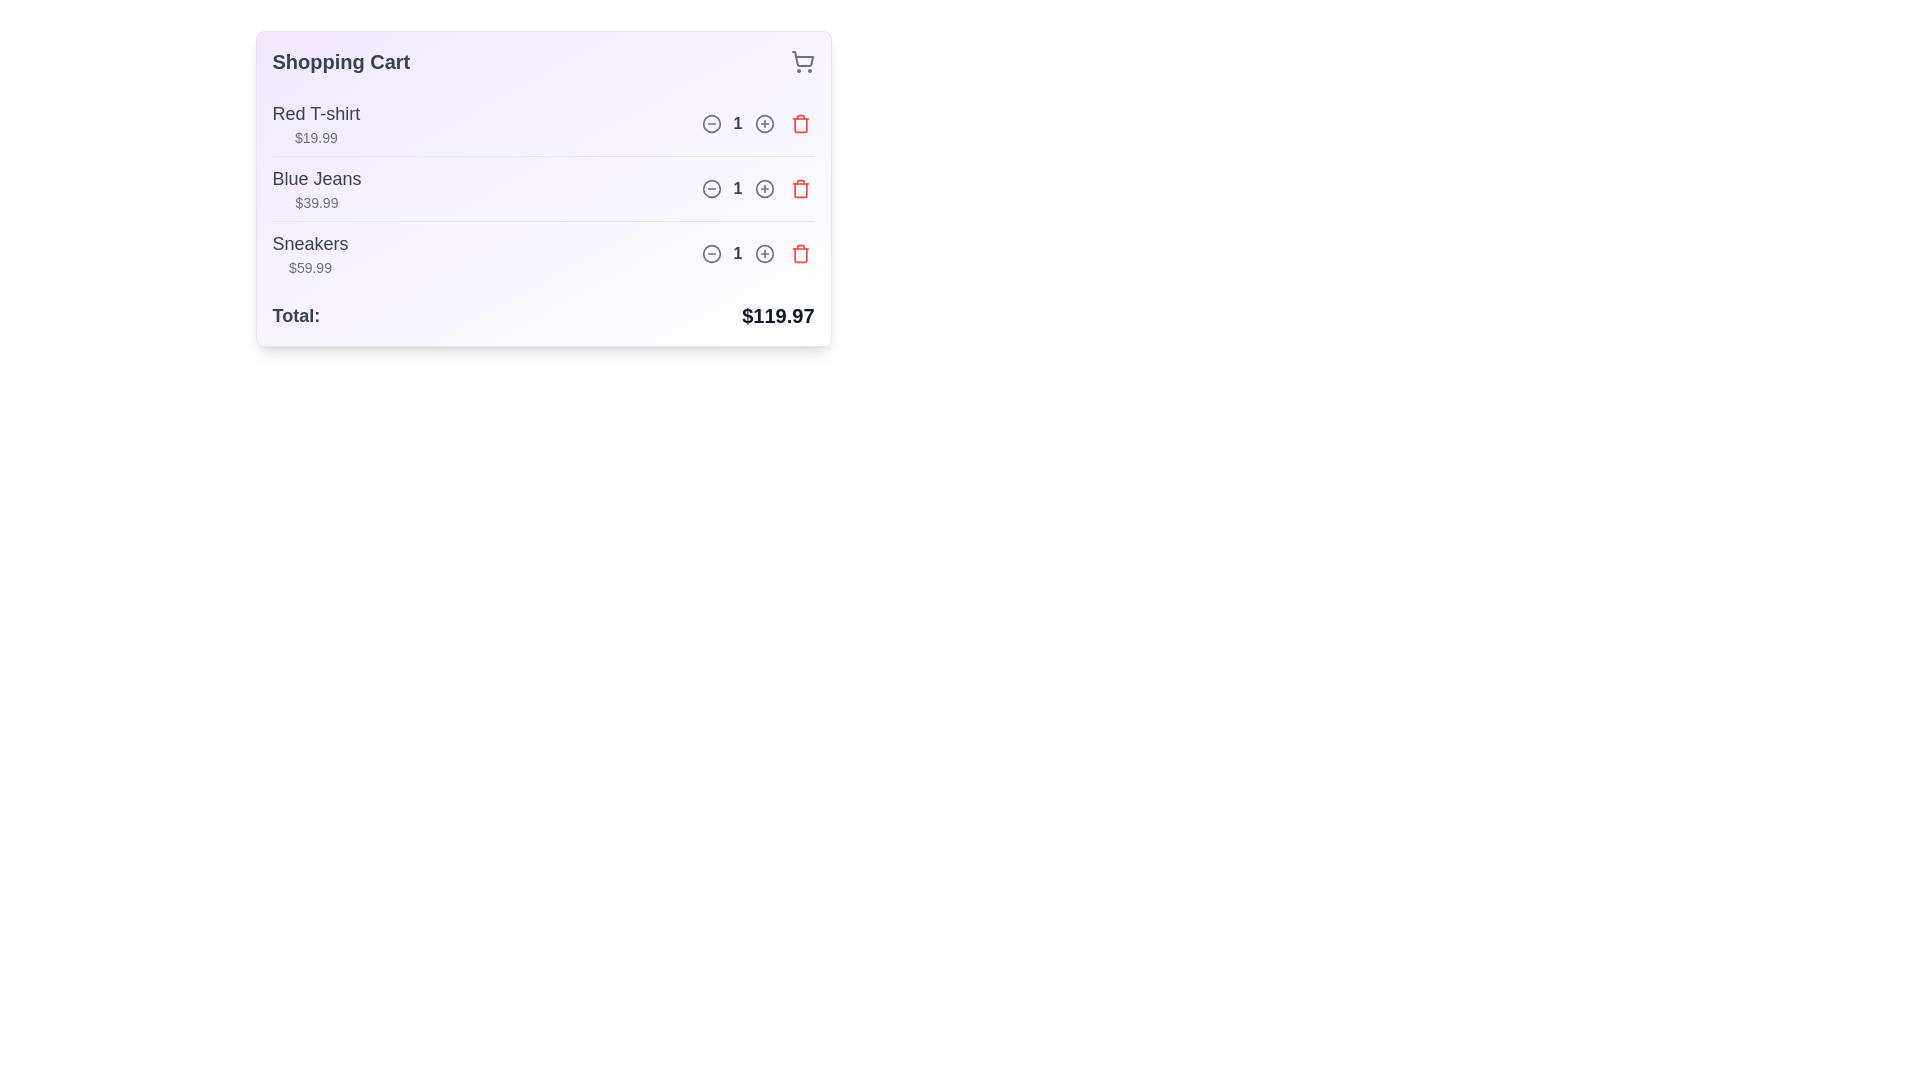 The image size is (1920, 1080). What do you see at coordinates (711, 189) in the screenshot?
I see `the button to decrement the quantity of the 'Blue Jeans' product in the shopping cart, which is located to the left of the numeric label '1'` at bounding box center [711, 189].